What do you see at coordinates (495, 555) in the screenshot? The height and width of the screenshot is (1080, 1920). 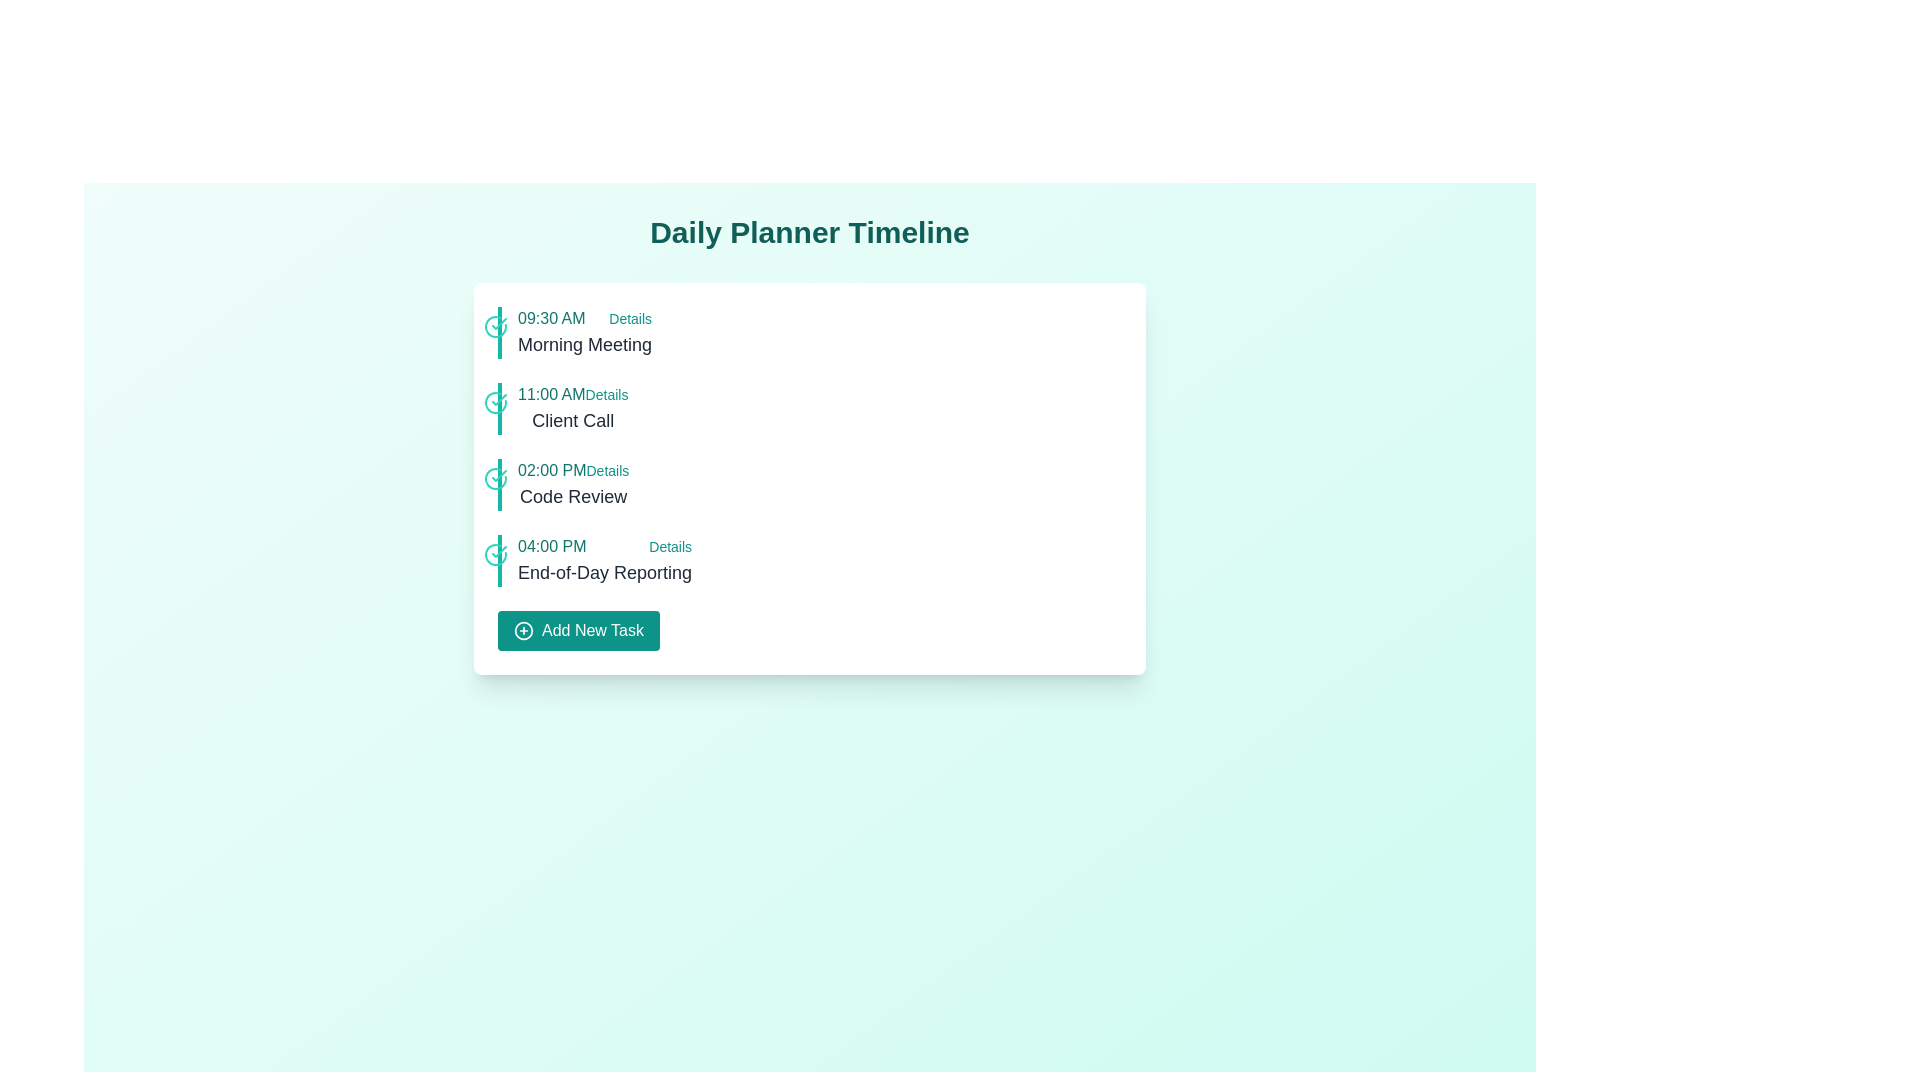 I see `the teal circular icon representing the '04:00 PM' timeline entry within the vertical planner layout` at bounding box center [495, 555].